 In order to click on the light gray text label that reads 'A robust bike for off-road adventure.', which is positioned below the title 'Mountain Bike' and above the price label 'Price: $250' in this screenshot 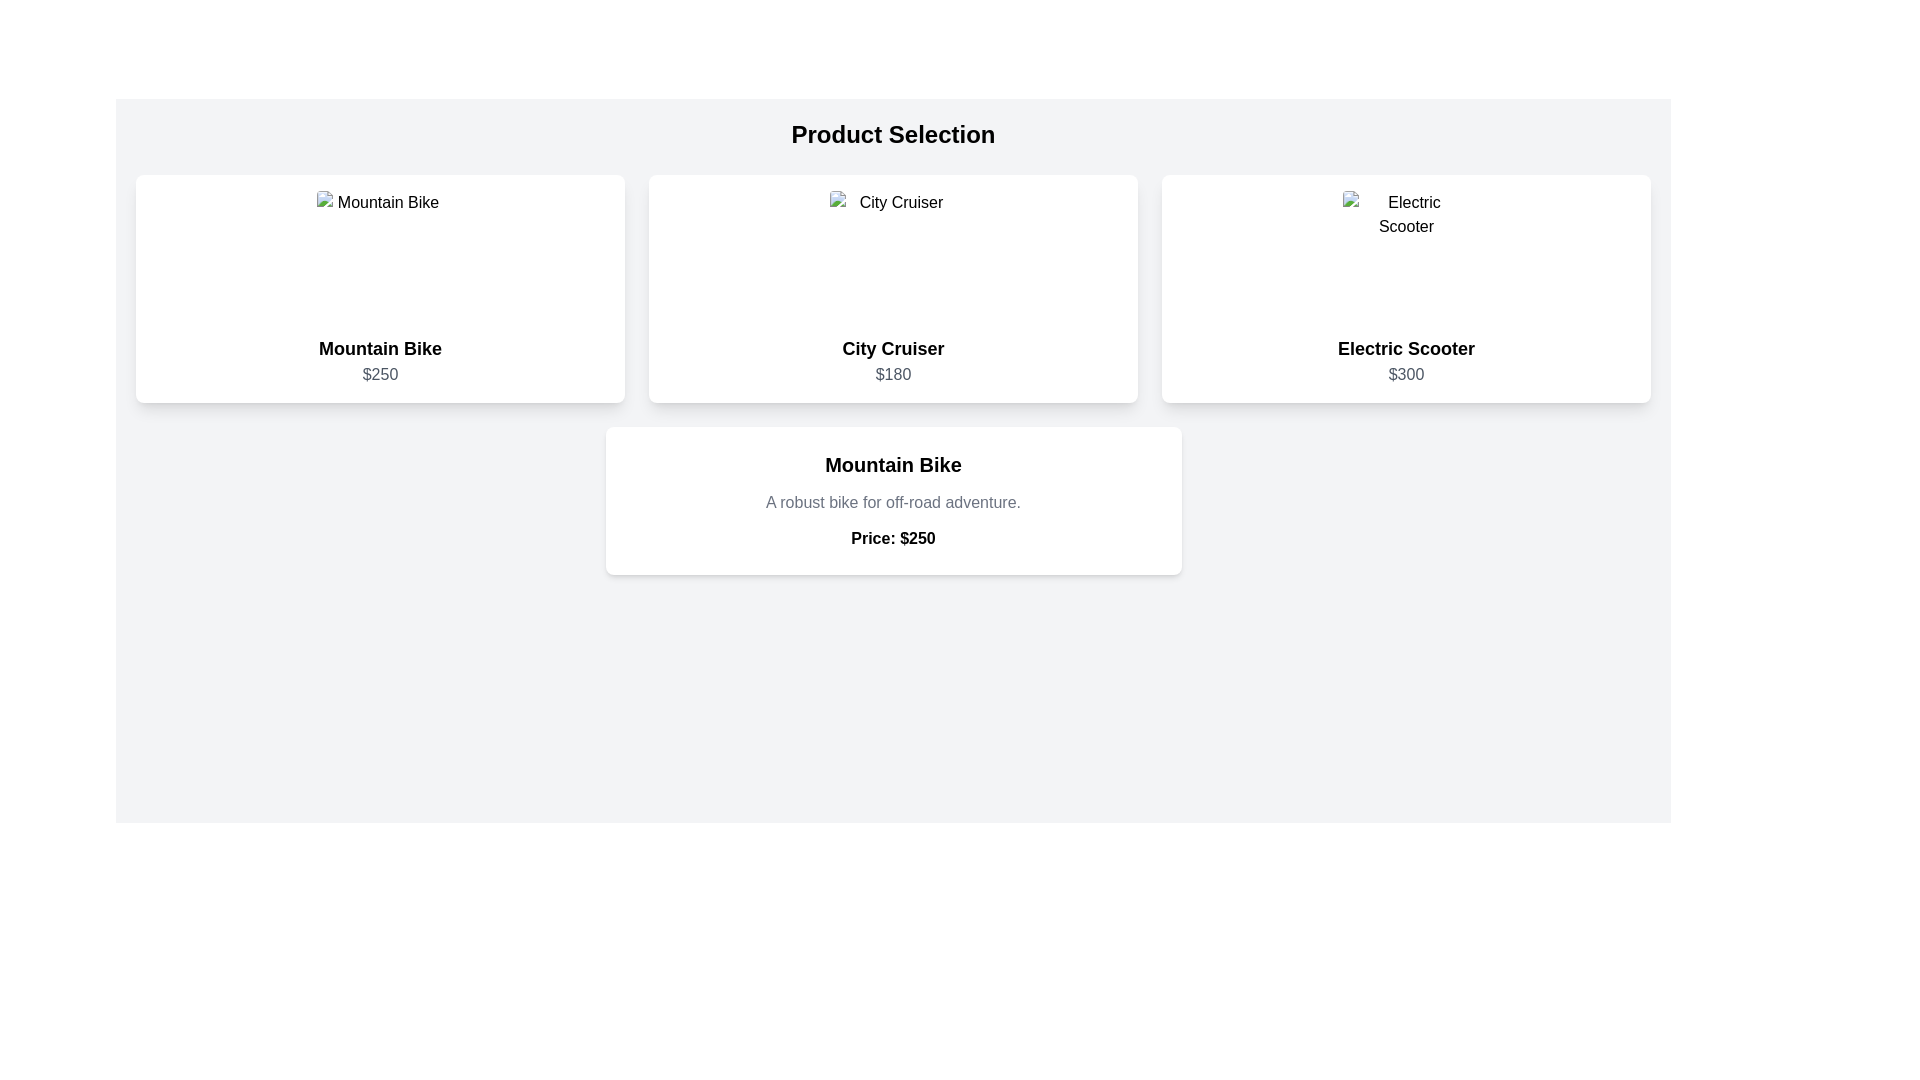, I will do `click(892, 501)`.